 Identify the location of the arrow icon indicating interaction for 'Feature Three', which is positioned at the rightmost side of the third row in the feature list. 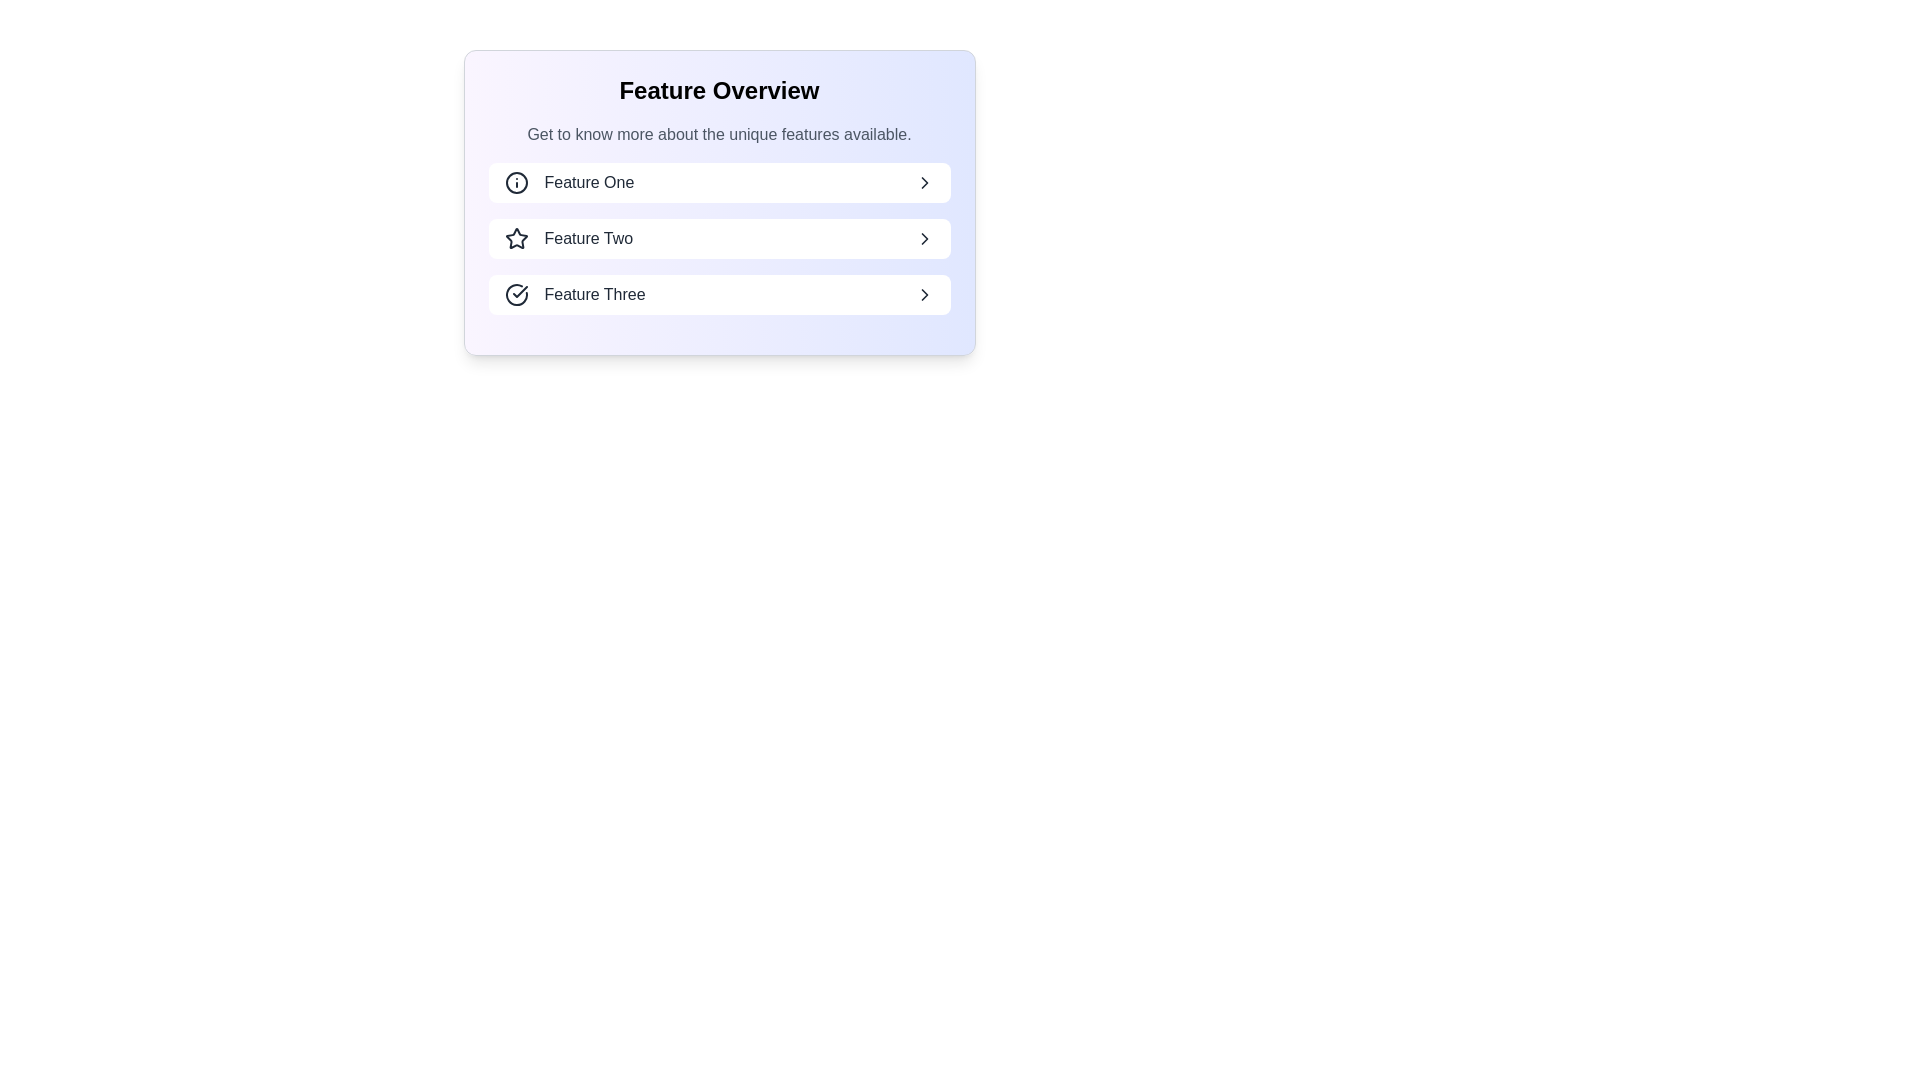
(923, 294).